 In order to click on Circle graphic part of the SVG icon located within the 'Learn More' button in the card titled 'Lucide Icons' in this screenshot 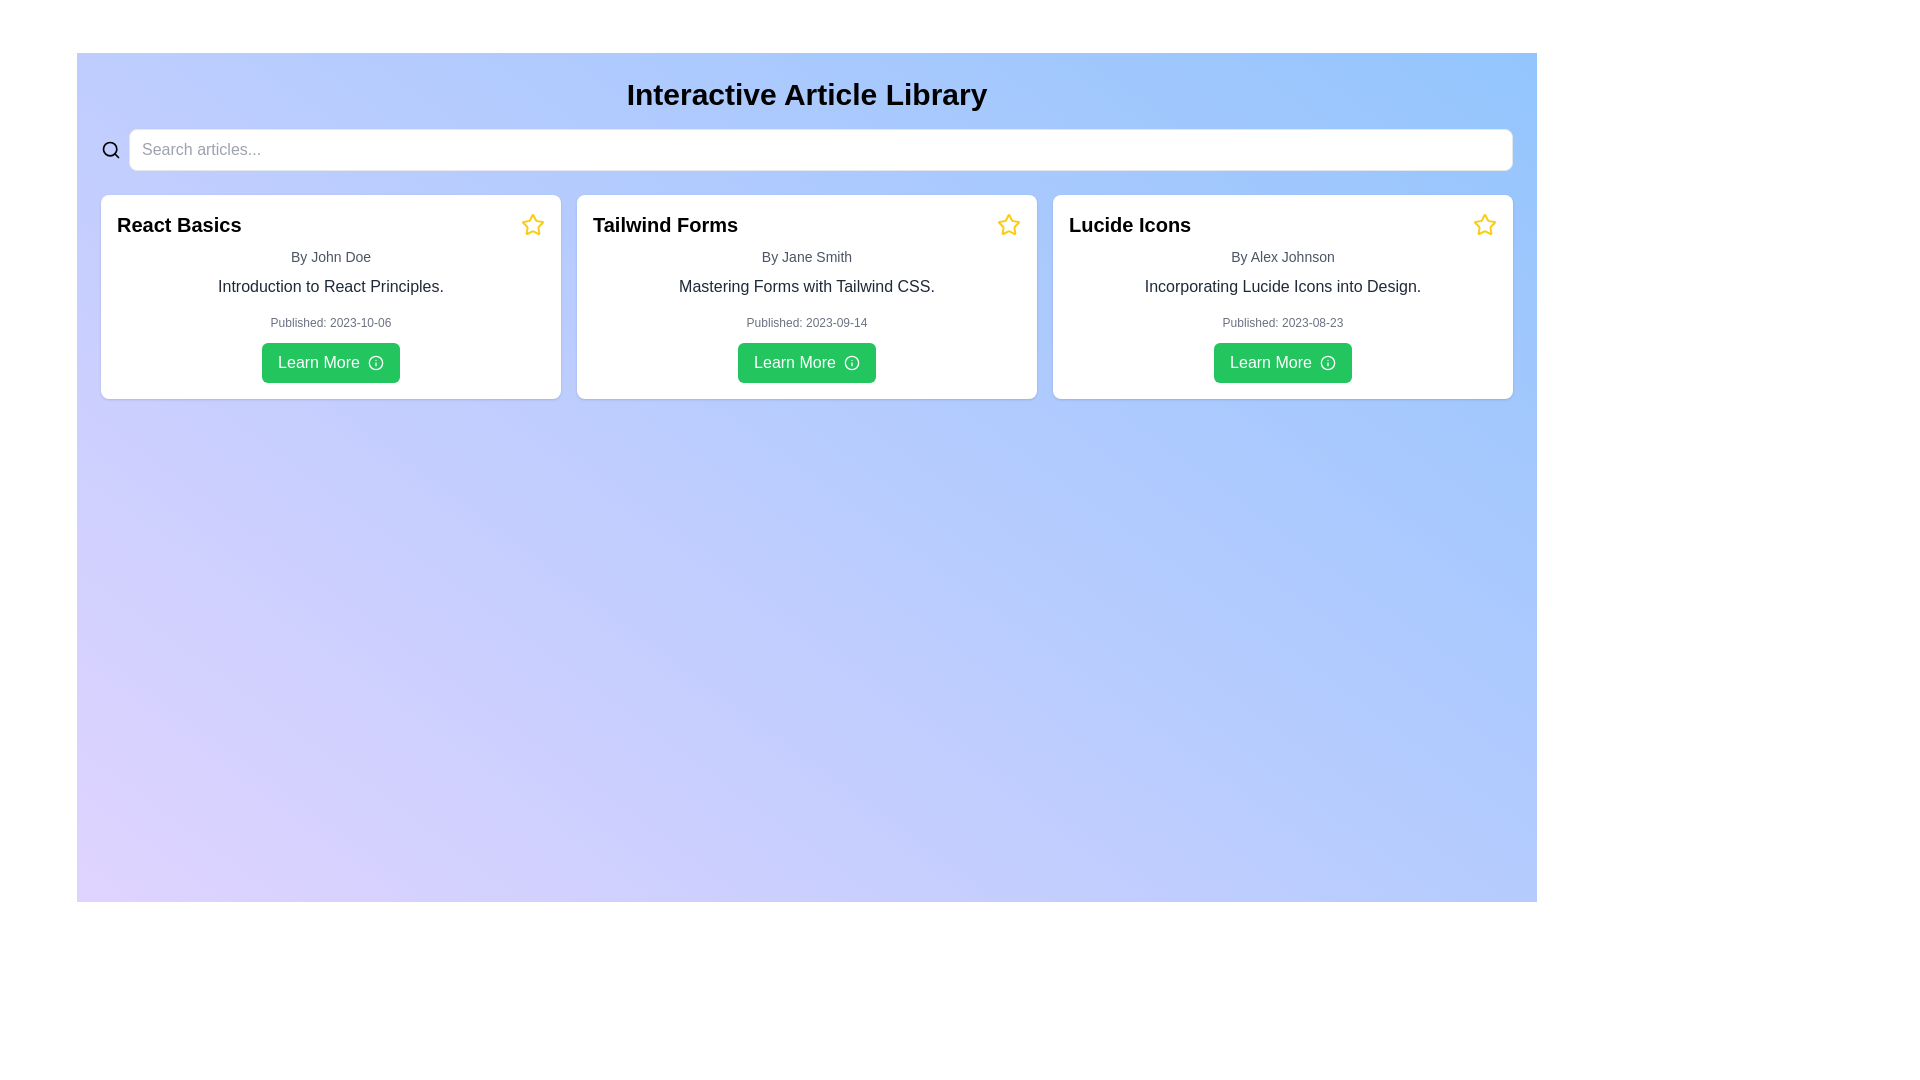, I will do `click(1327, 362)`.